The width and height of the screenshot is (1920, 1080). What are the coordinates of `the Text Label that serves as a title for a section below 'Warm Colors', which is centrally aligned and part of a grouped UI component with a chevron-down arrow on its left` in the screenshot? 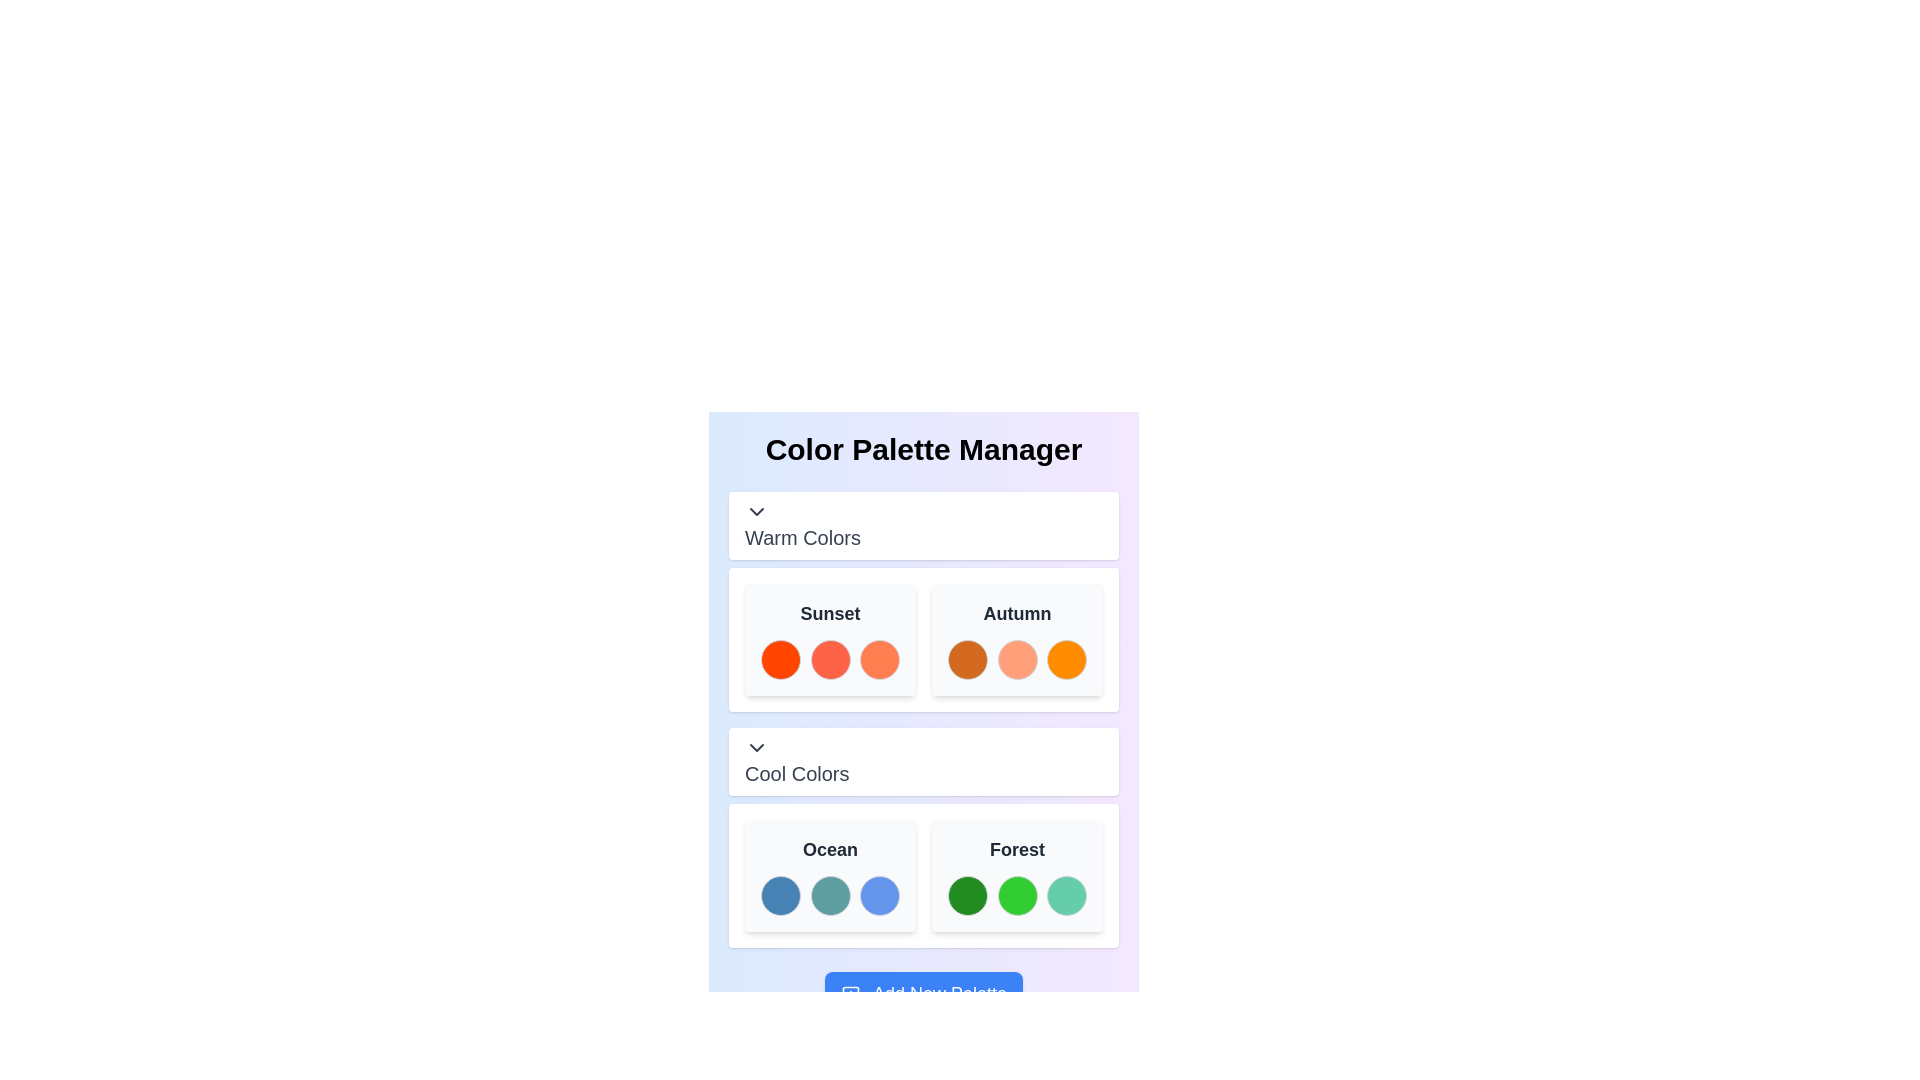 It's located at (796, 762).